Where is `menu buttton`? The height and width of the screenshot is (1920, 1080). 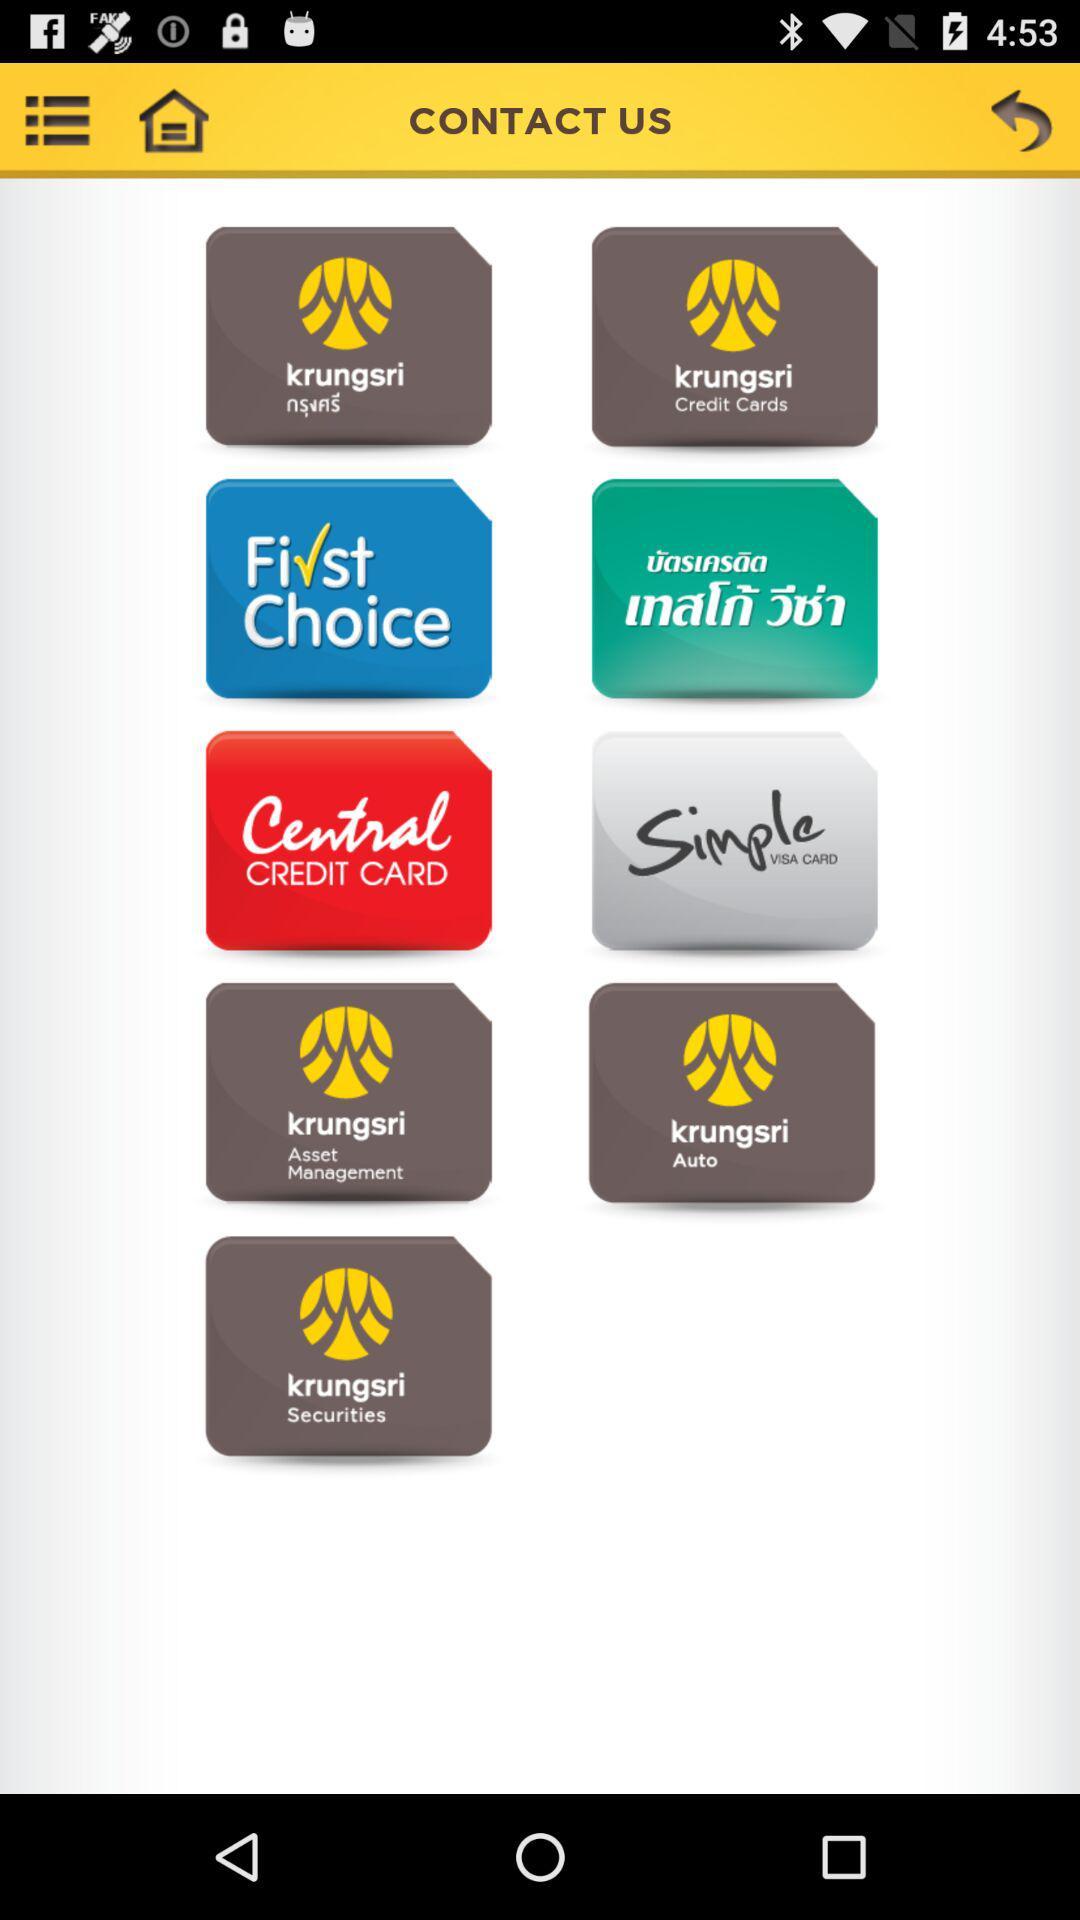 menu buttton is located at coordinates (56, 119).